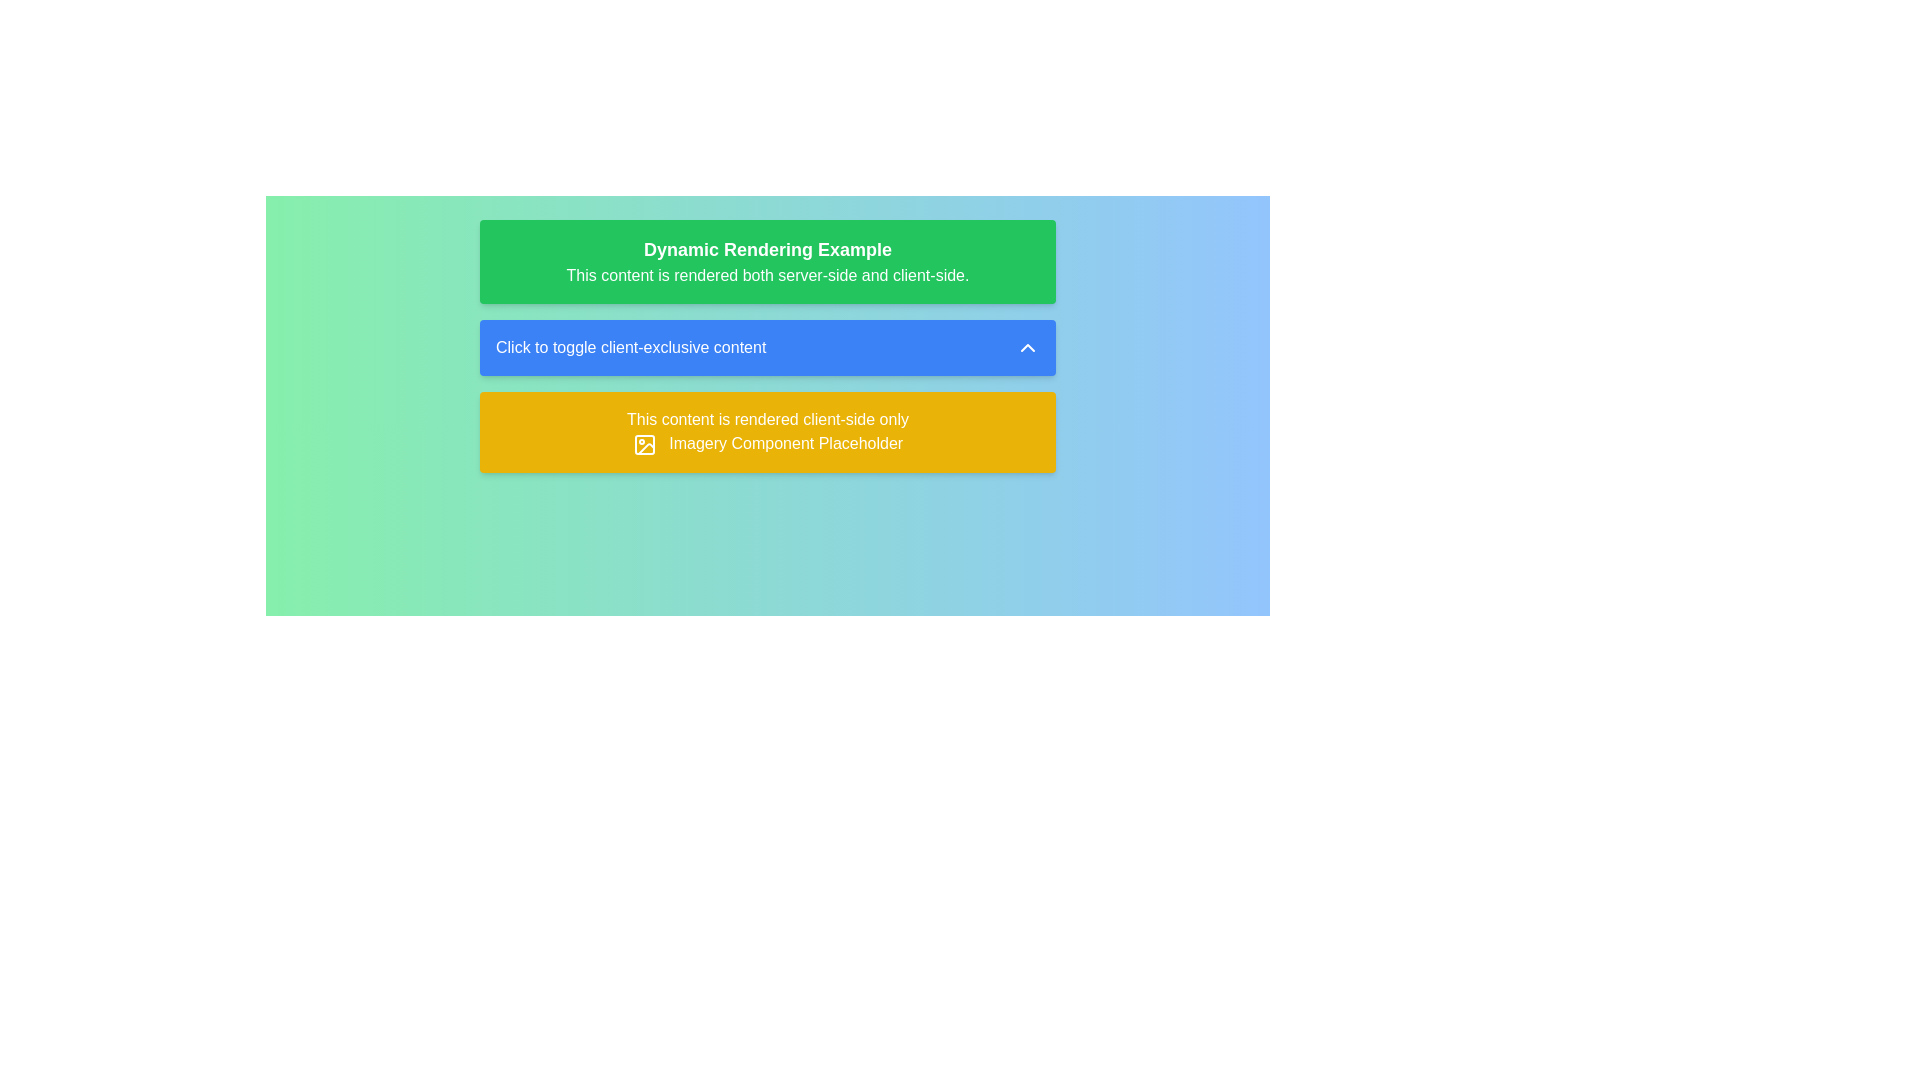  What do you see at coordinates (1027, 346) in the screenshot?
I see `the toggle button located in the top-right corner of the blue rectangular section containing the text 'Click to toggle client-exclusive content'` at bounding box center [1027, 346].